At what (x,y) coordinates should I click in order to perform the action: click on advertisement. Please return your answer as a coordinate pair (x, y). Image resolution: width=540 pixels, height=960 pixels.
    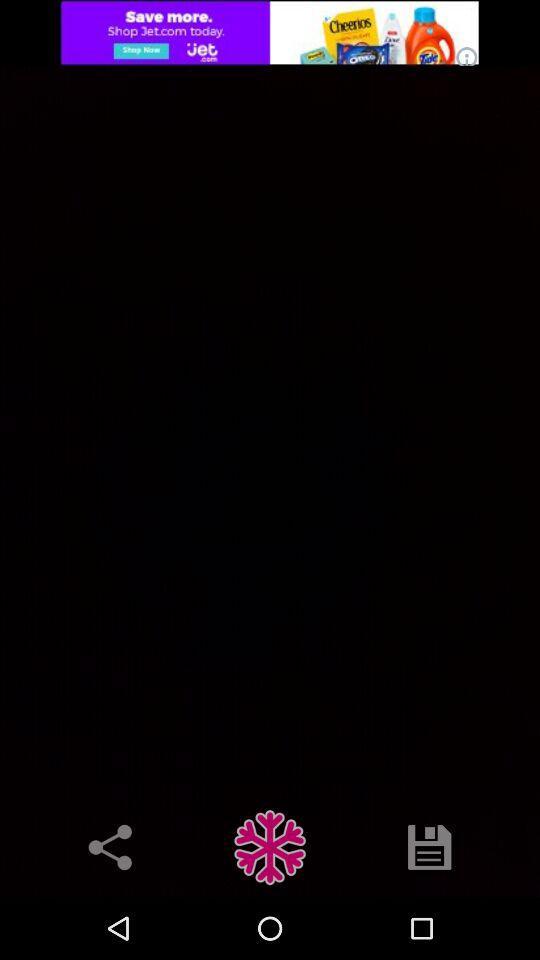
    Looking at the image, I should click on (270, 31).